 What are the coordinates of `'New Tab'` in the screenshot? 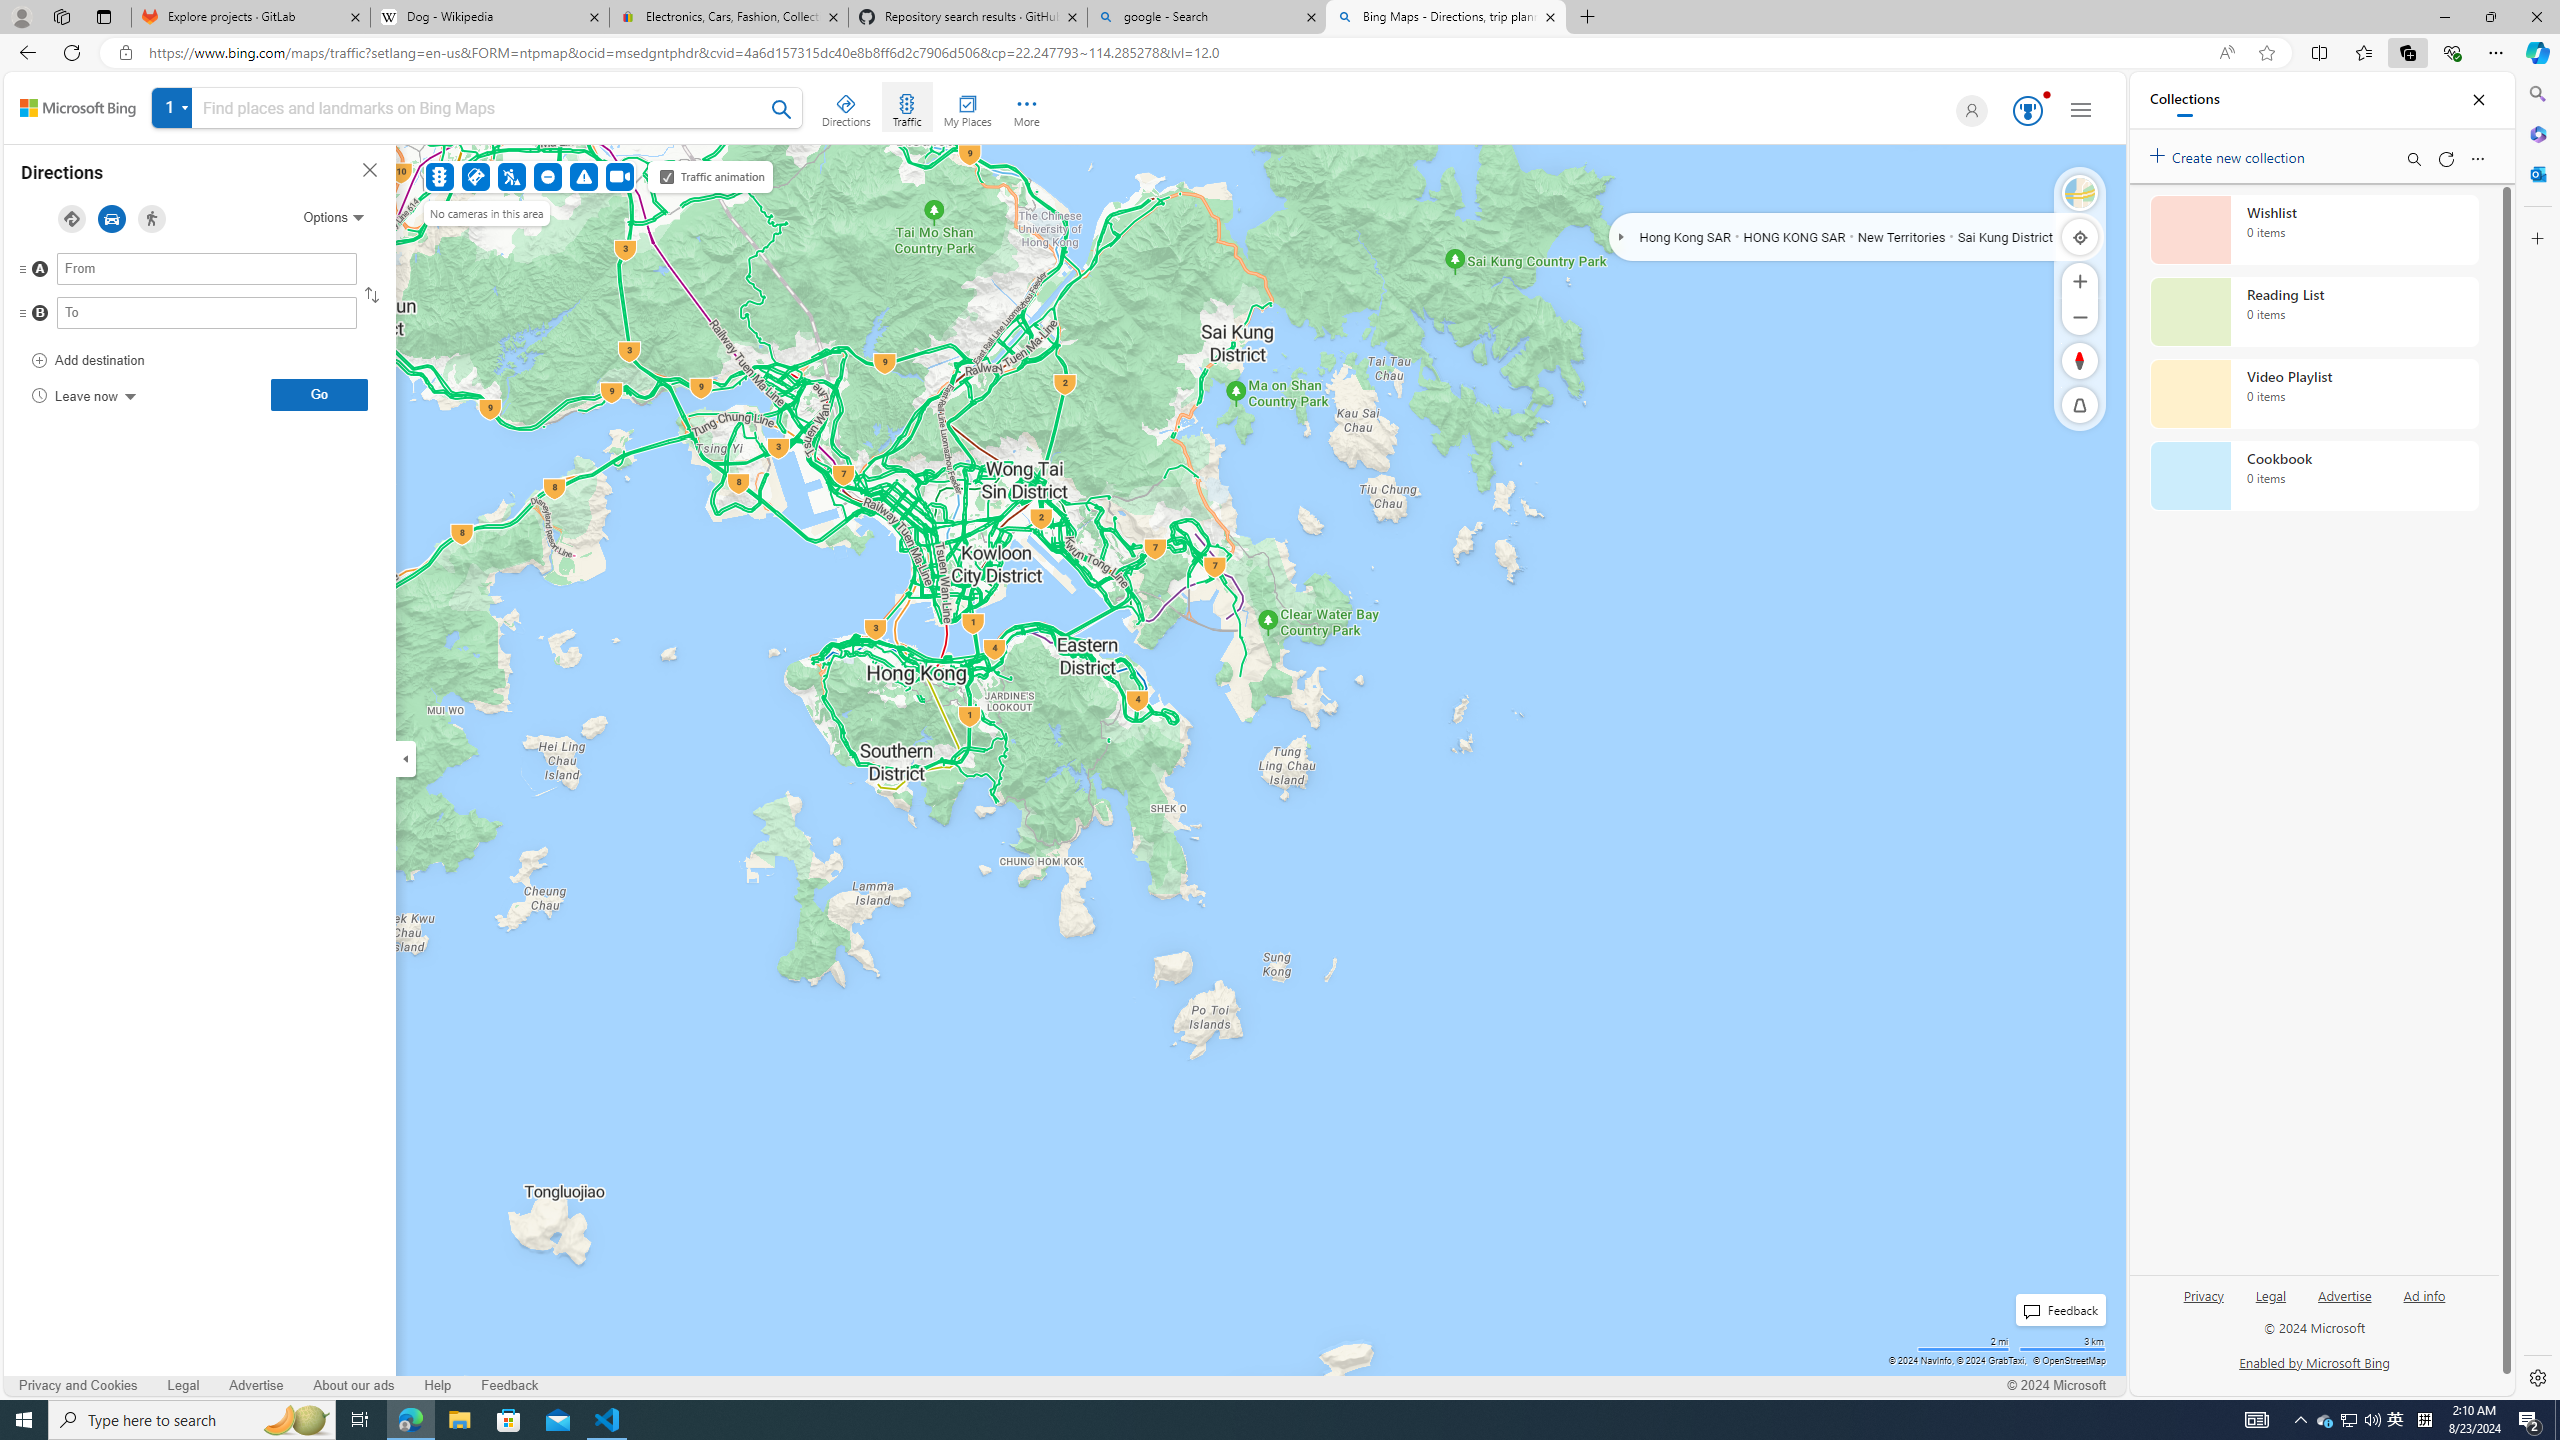 It's located at (1587, 16).